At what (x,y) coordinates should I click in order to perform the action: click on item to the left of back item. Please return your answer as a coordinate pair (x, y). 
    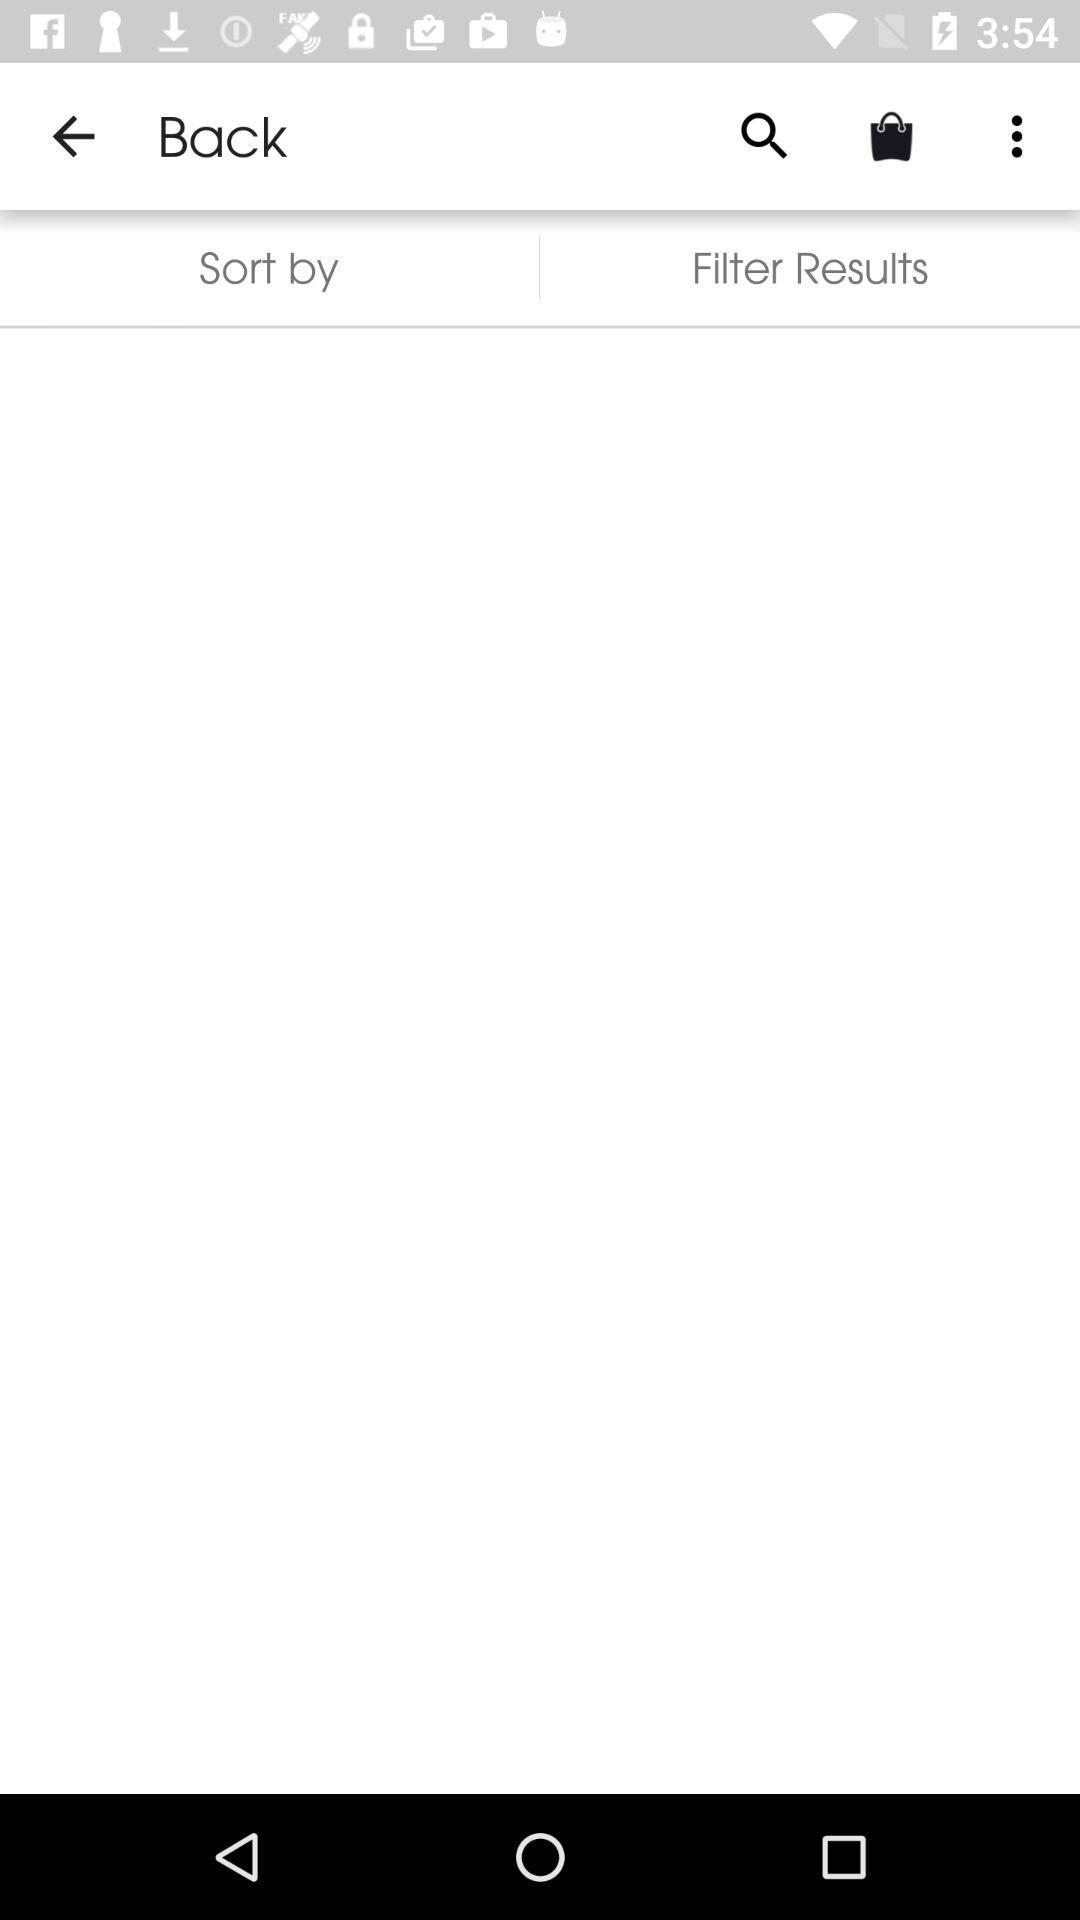
    Looking at the image, I should click on (72, 135).